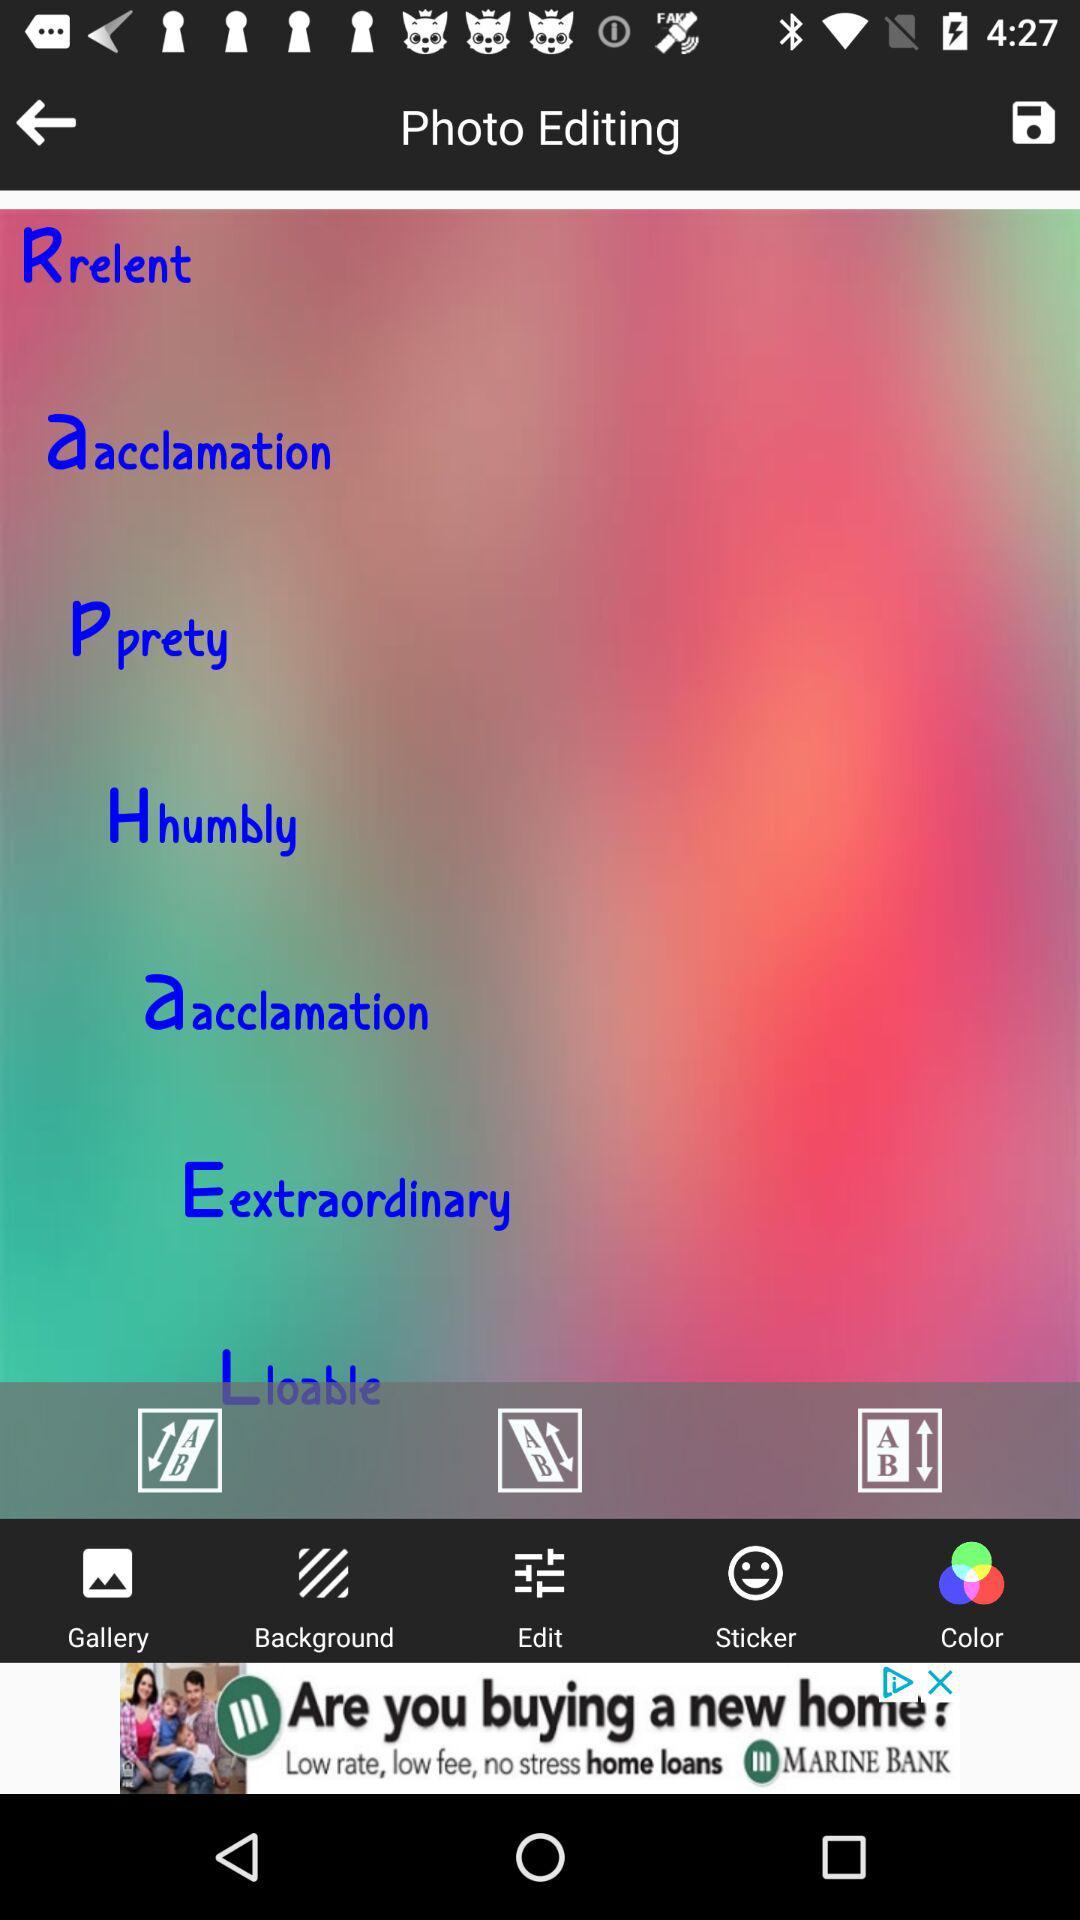  I want to click on the avatar icon, so click(970, 1572).